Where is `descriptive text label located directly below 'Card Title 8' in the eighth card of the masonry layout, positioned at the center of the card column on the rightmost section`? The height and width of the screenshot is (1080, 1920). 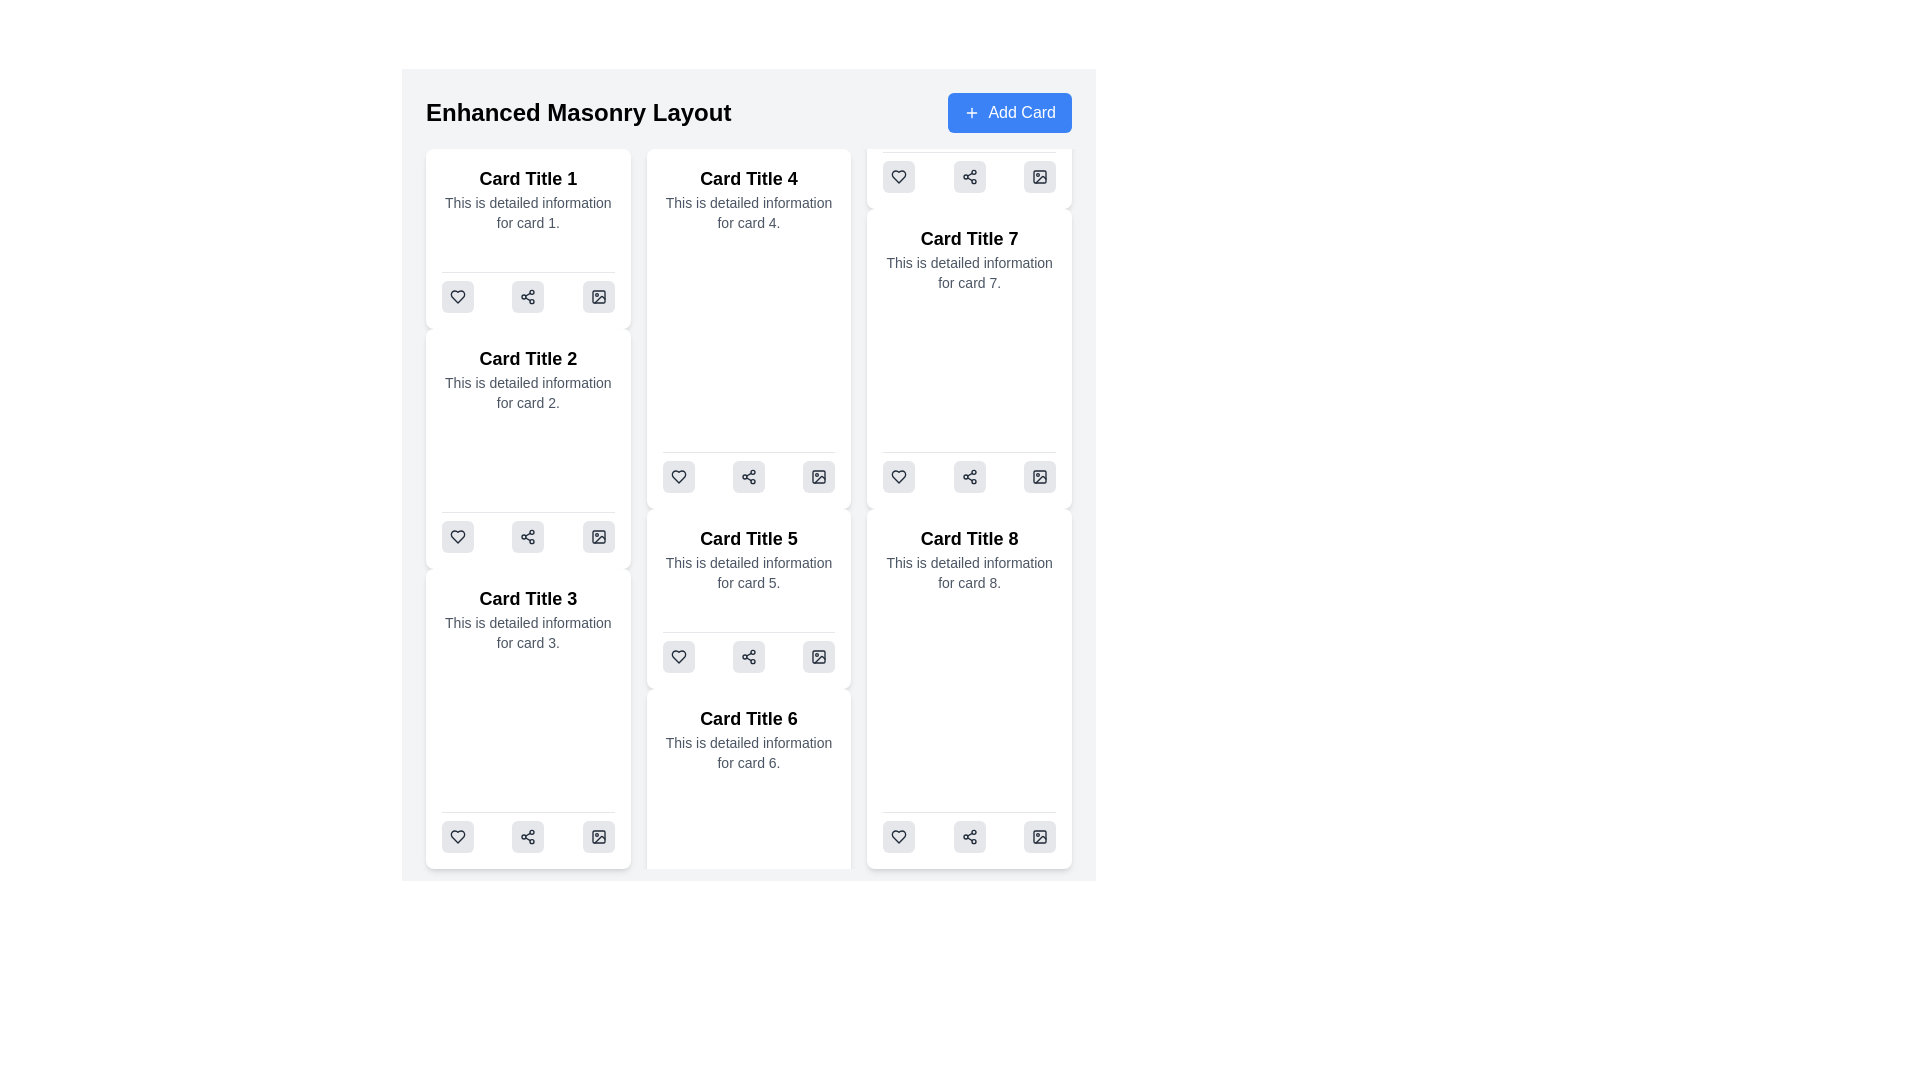 descriptive text label located directly below 'Card Title 8' in the eighth card of the masonry layout, positioned at the center of the card column on the rightmost section is located at coordinates (969, 573).